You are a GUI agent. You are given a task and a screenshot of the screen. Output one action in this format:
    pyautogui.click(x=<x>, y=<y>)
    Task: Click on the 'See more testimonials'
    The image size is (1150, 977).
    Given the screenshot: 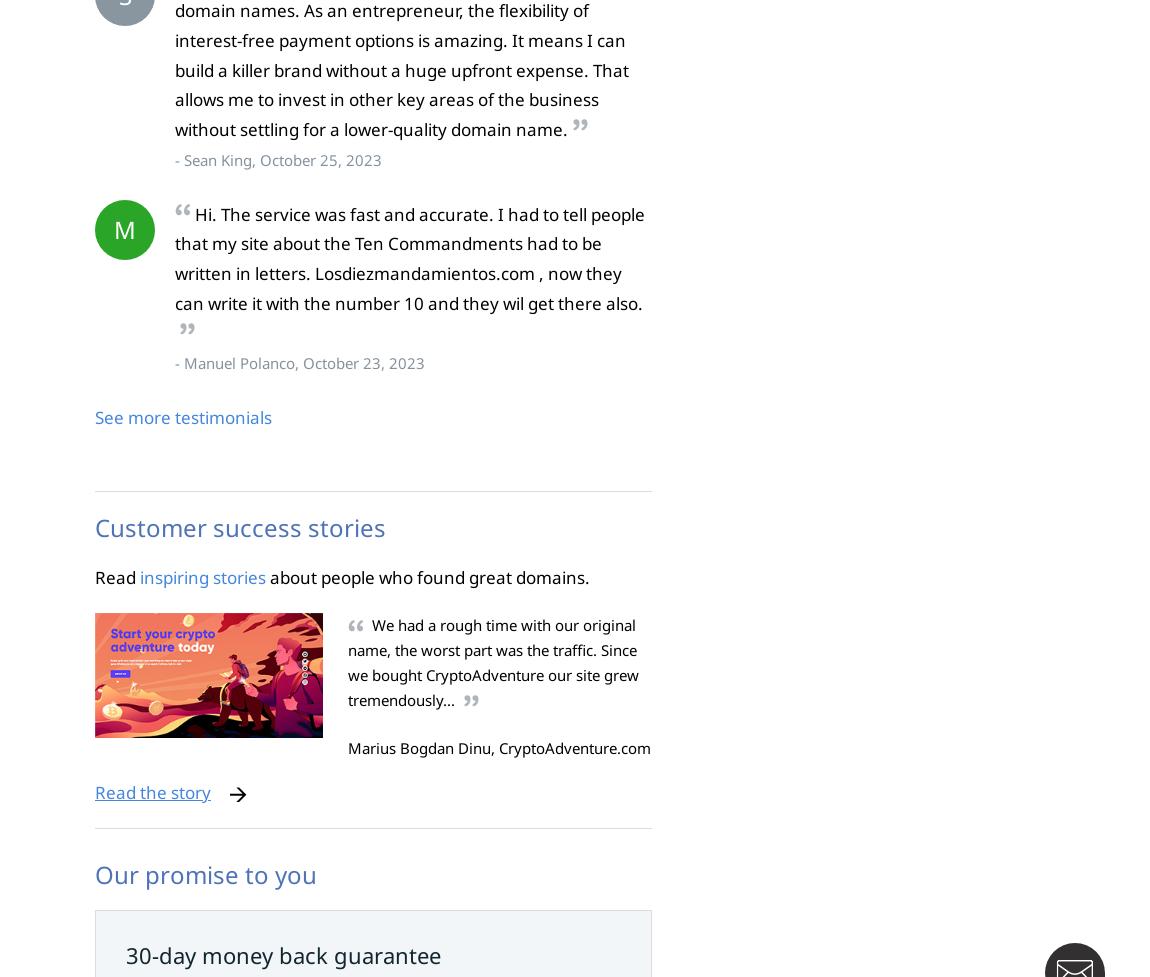 What is the action you would take?
    pyautogui.click(x=93, y=417)
    